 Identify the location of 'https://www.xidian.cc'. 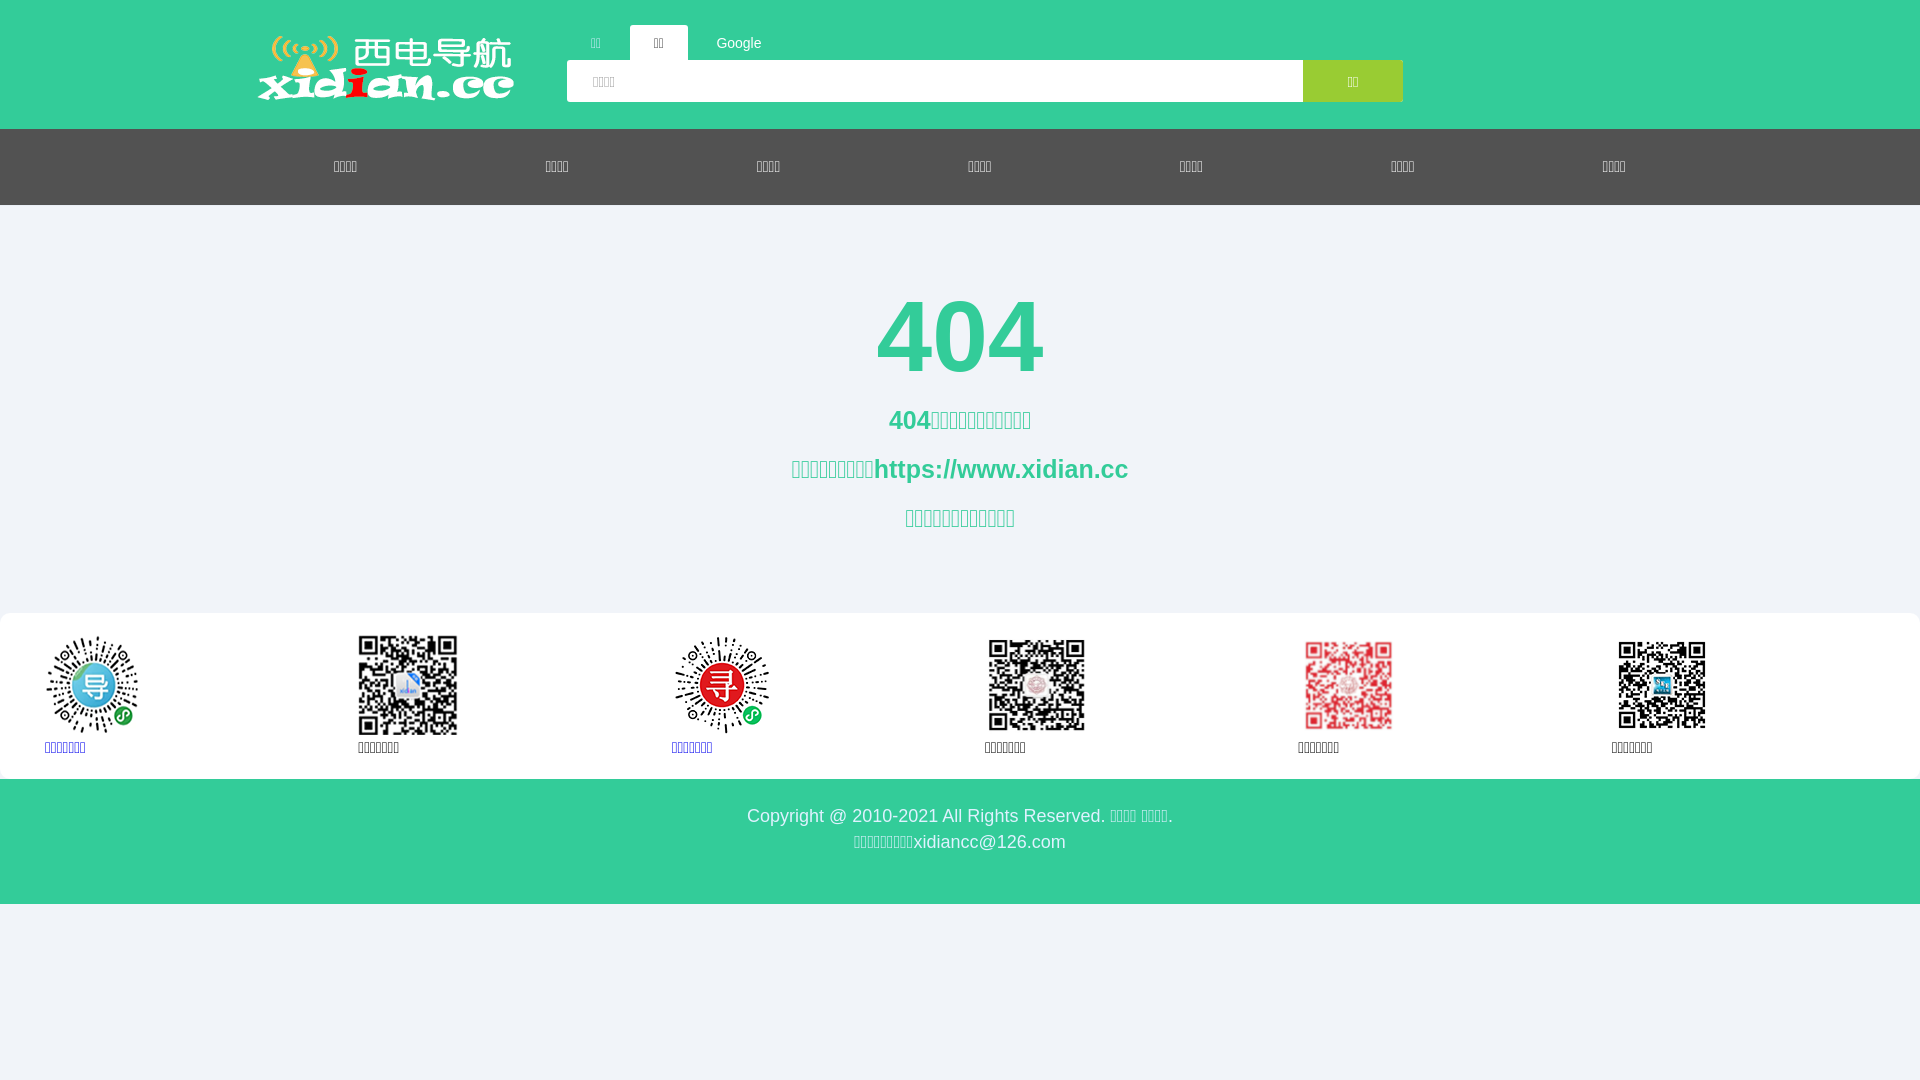
(1001, 469).